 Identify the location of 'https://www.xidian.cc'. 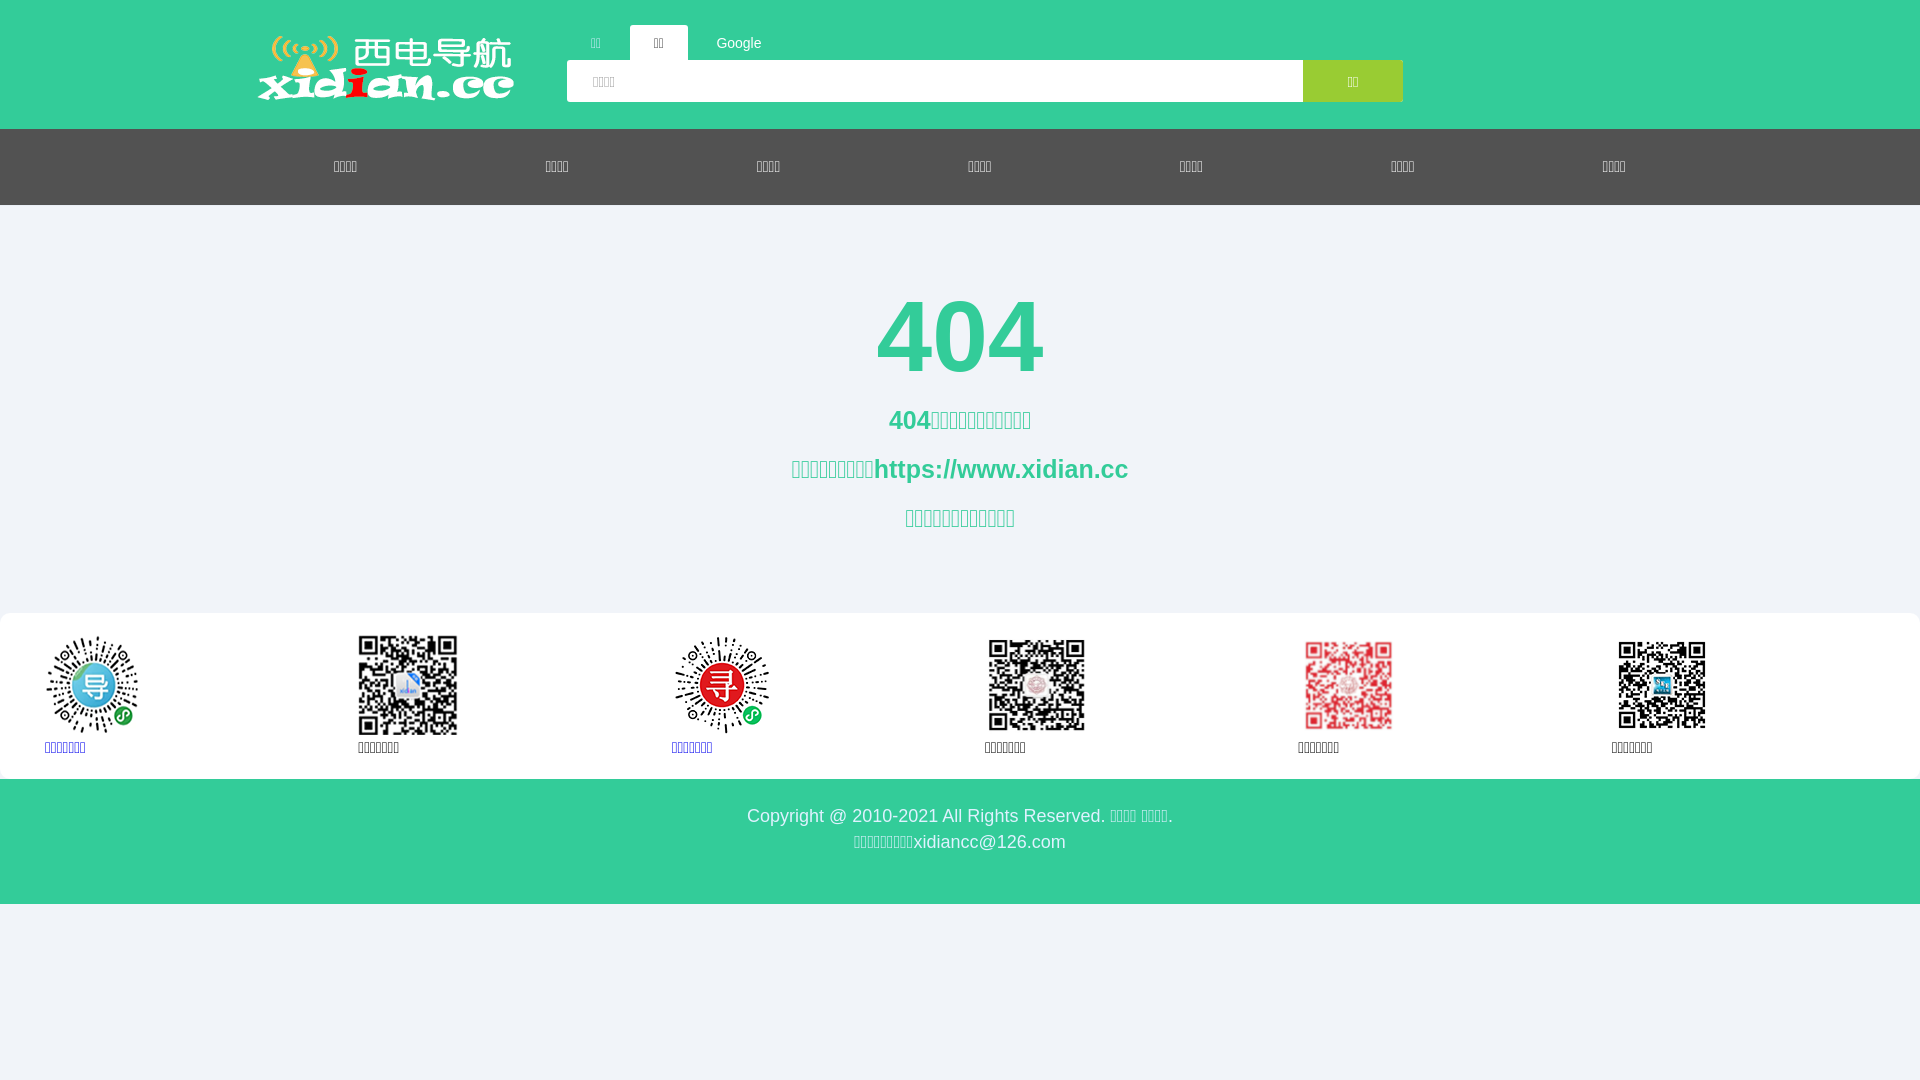
(1001, 469).